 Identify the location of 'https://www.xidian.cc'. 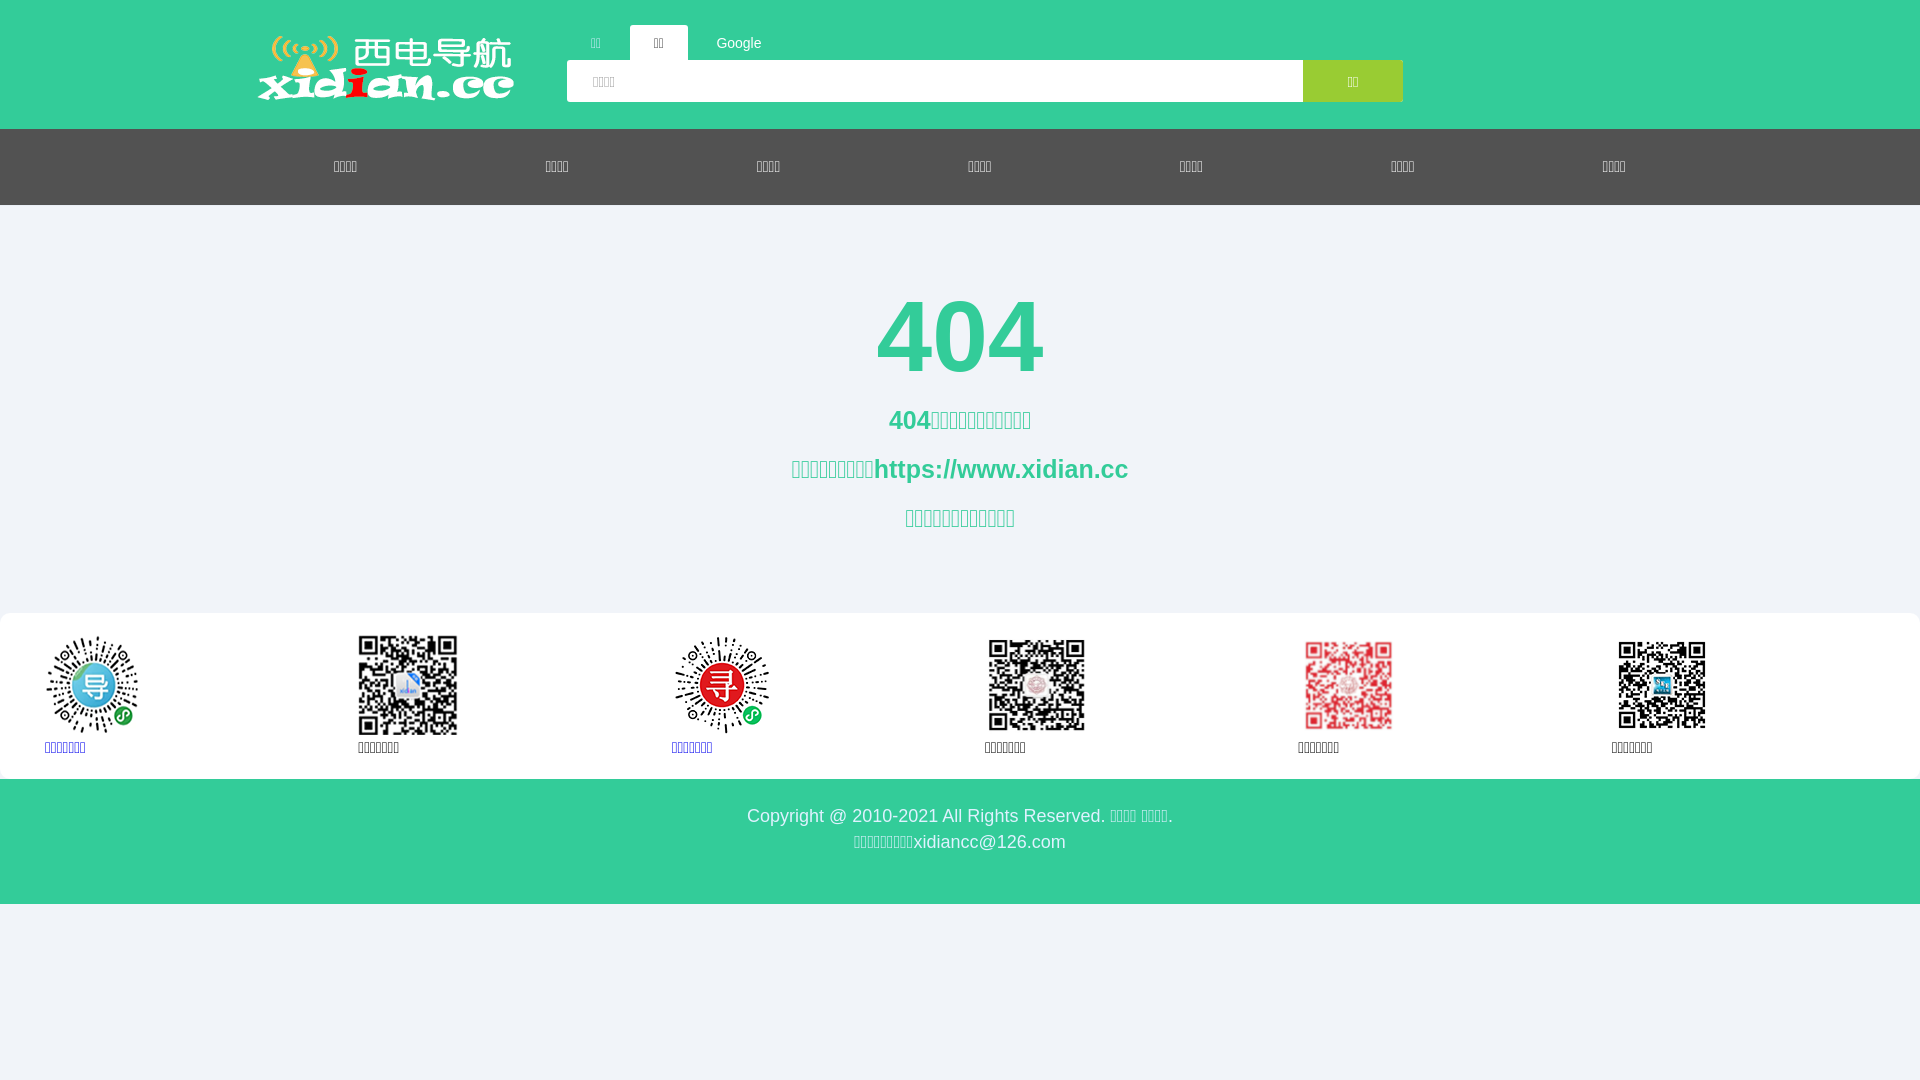
(1001, 469).